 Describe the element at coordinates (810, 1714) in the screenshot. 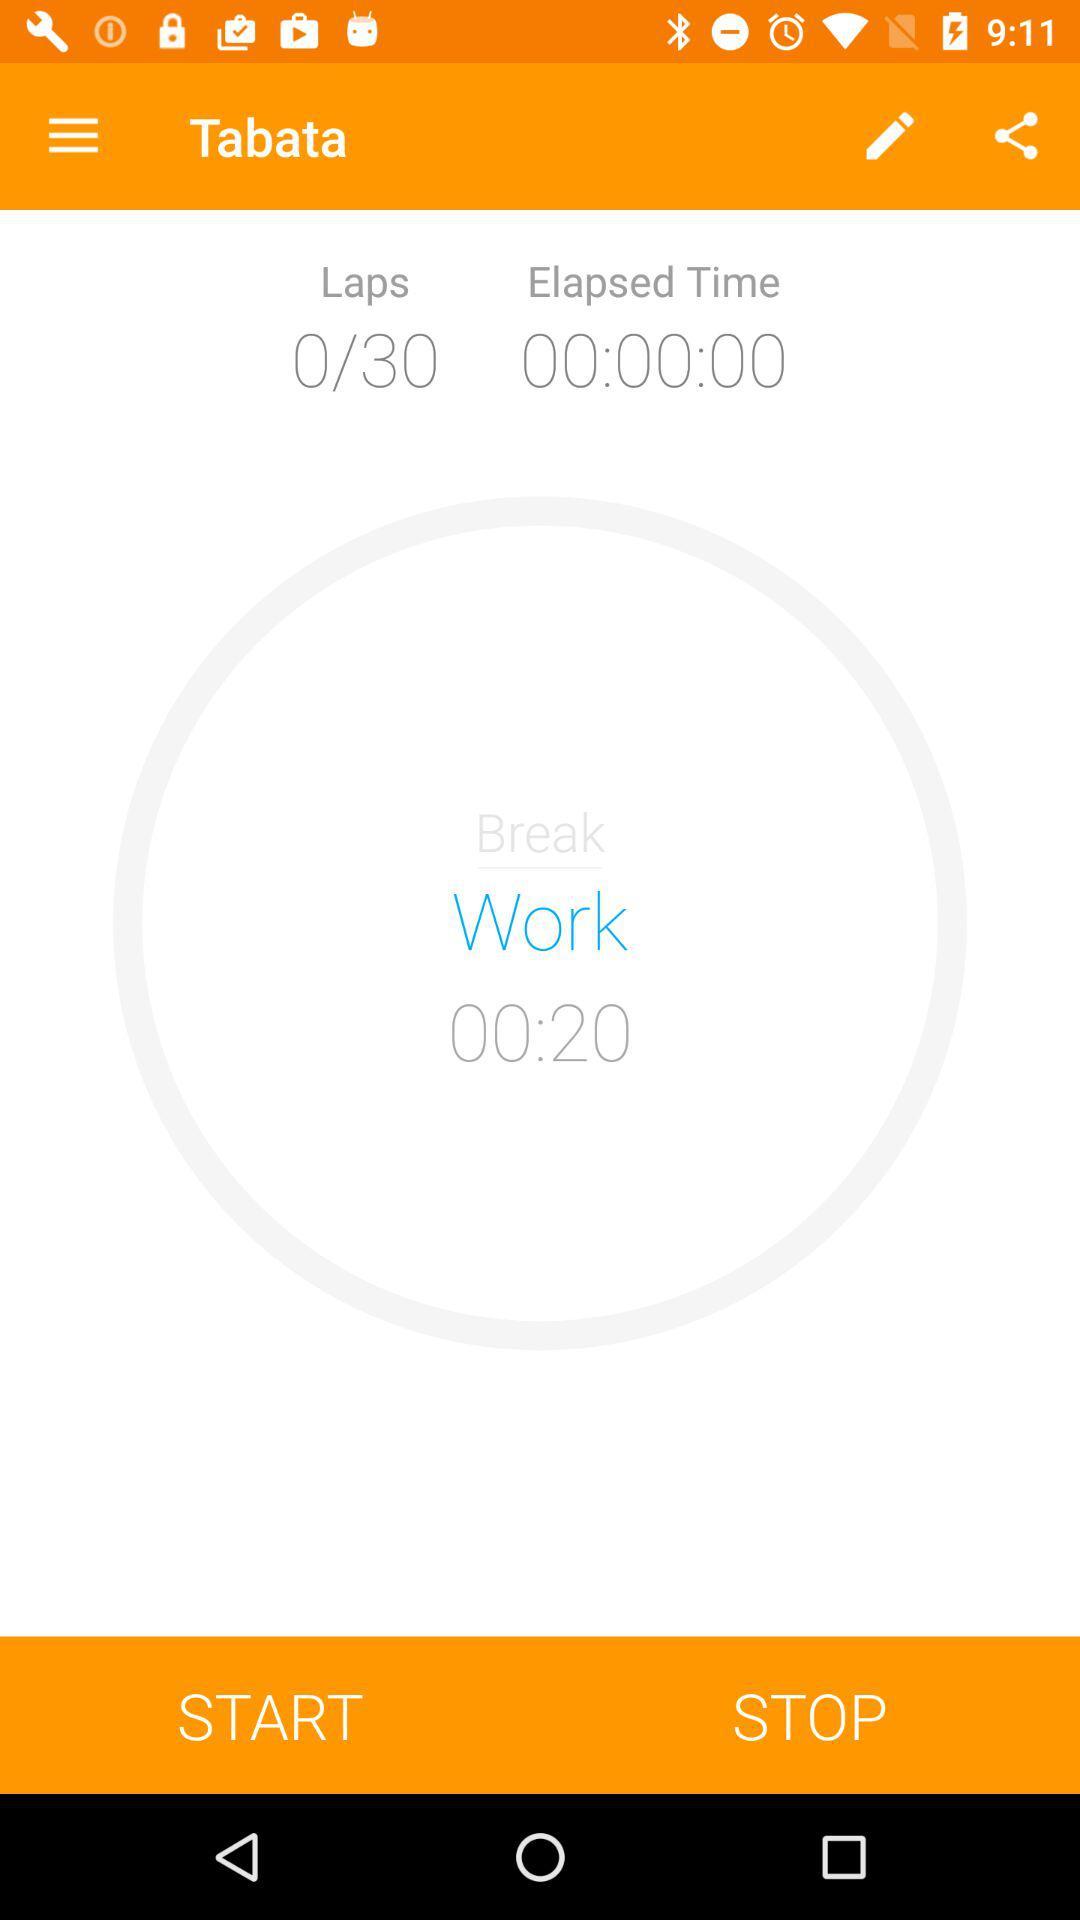

I see `the icon at the bottom right corner` at that location.